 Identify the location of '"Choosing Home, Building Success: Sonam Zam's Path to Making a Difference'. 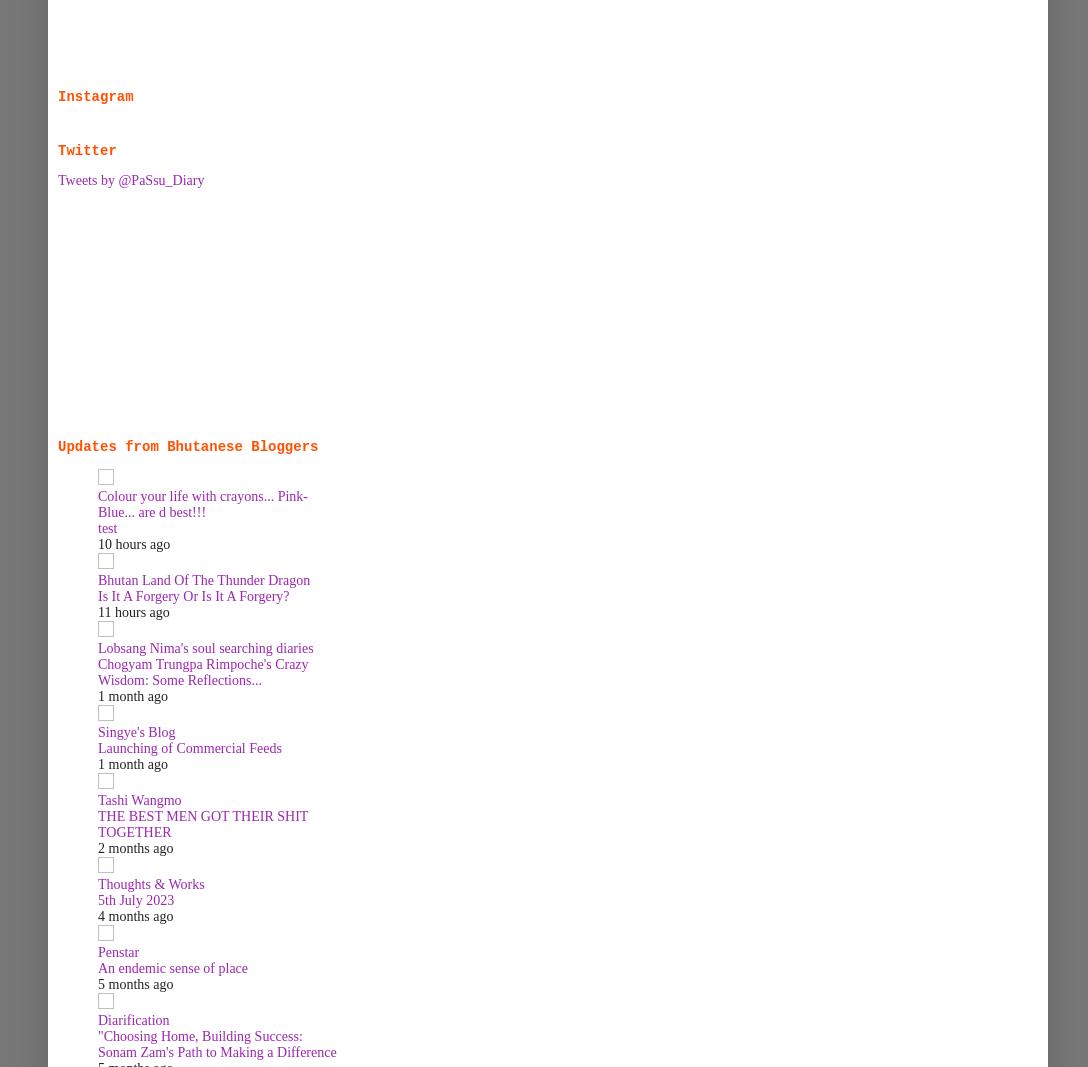
(215, 1044).